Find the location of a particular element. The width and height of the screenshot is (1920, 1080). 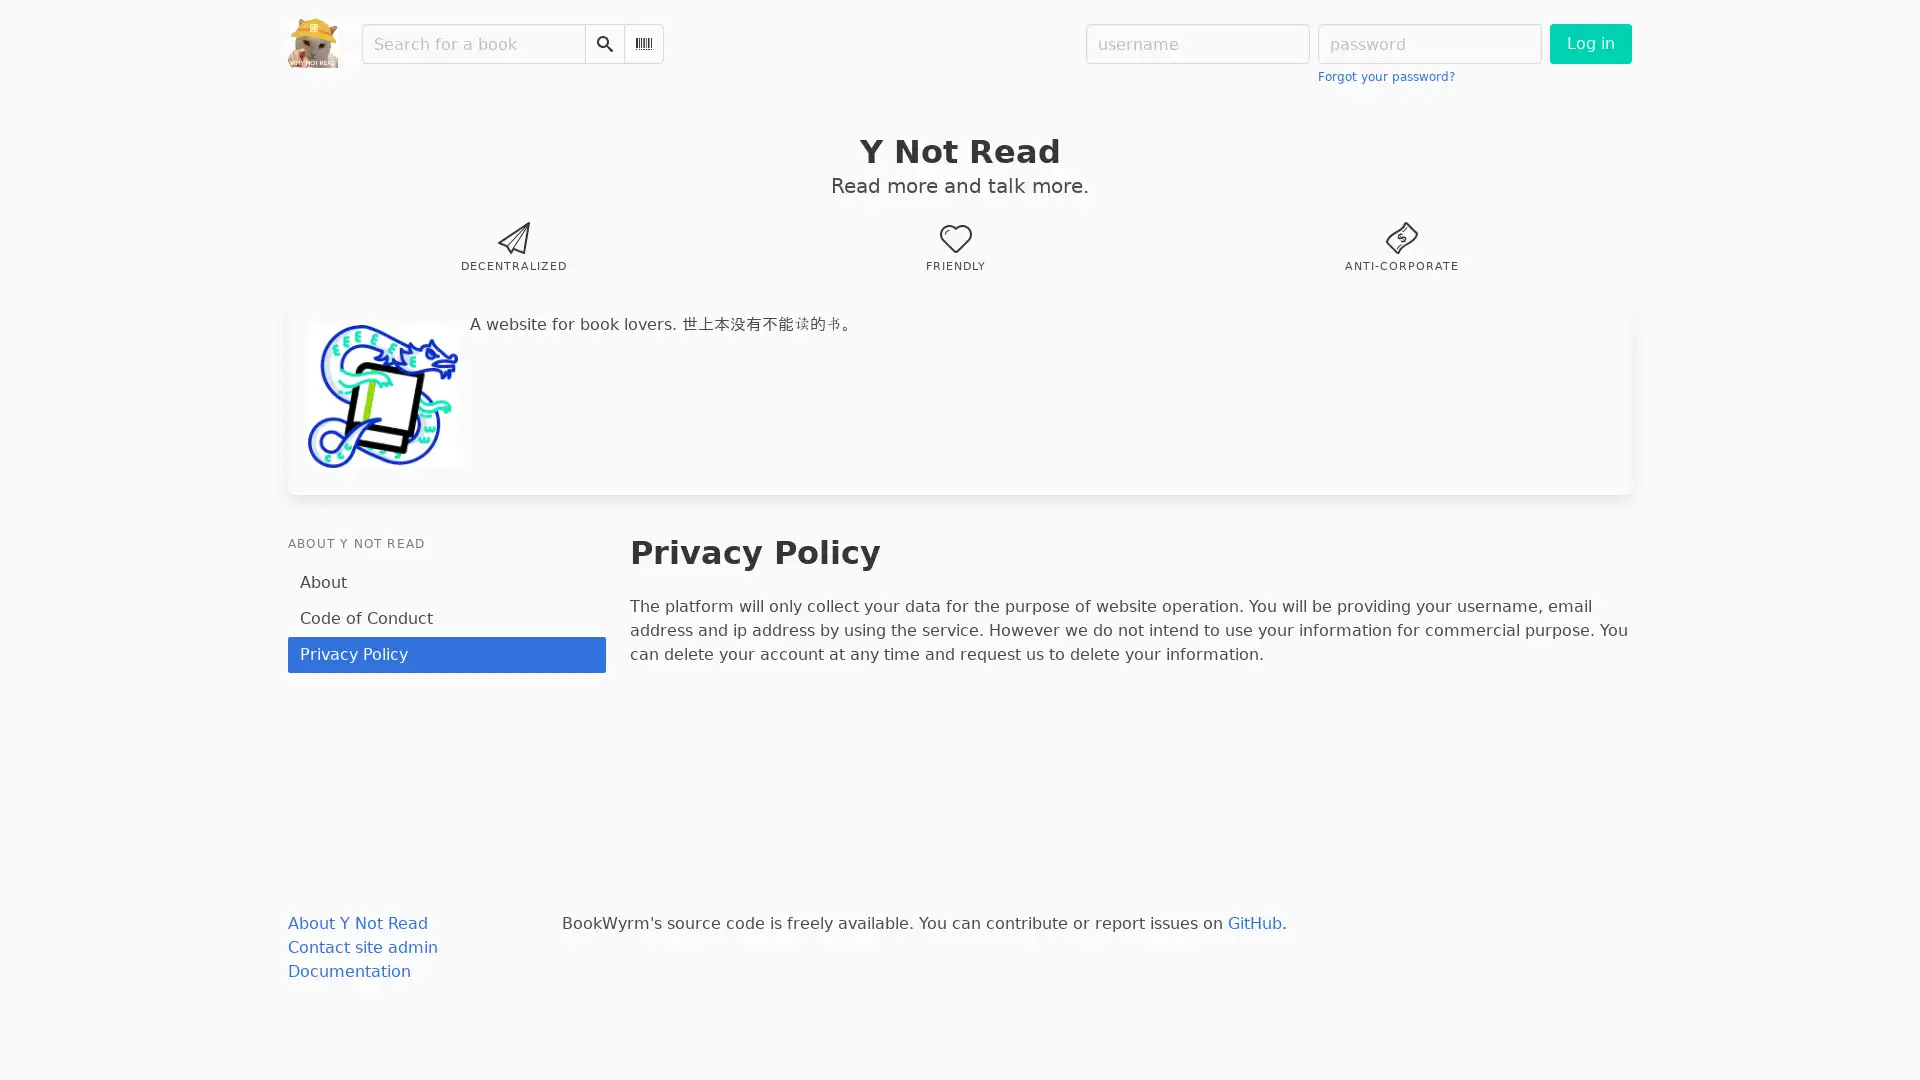

Scan Barcode is located at coordinates (643, 43).